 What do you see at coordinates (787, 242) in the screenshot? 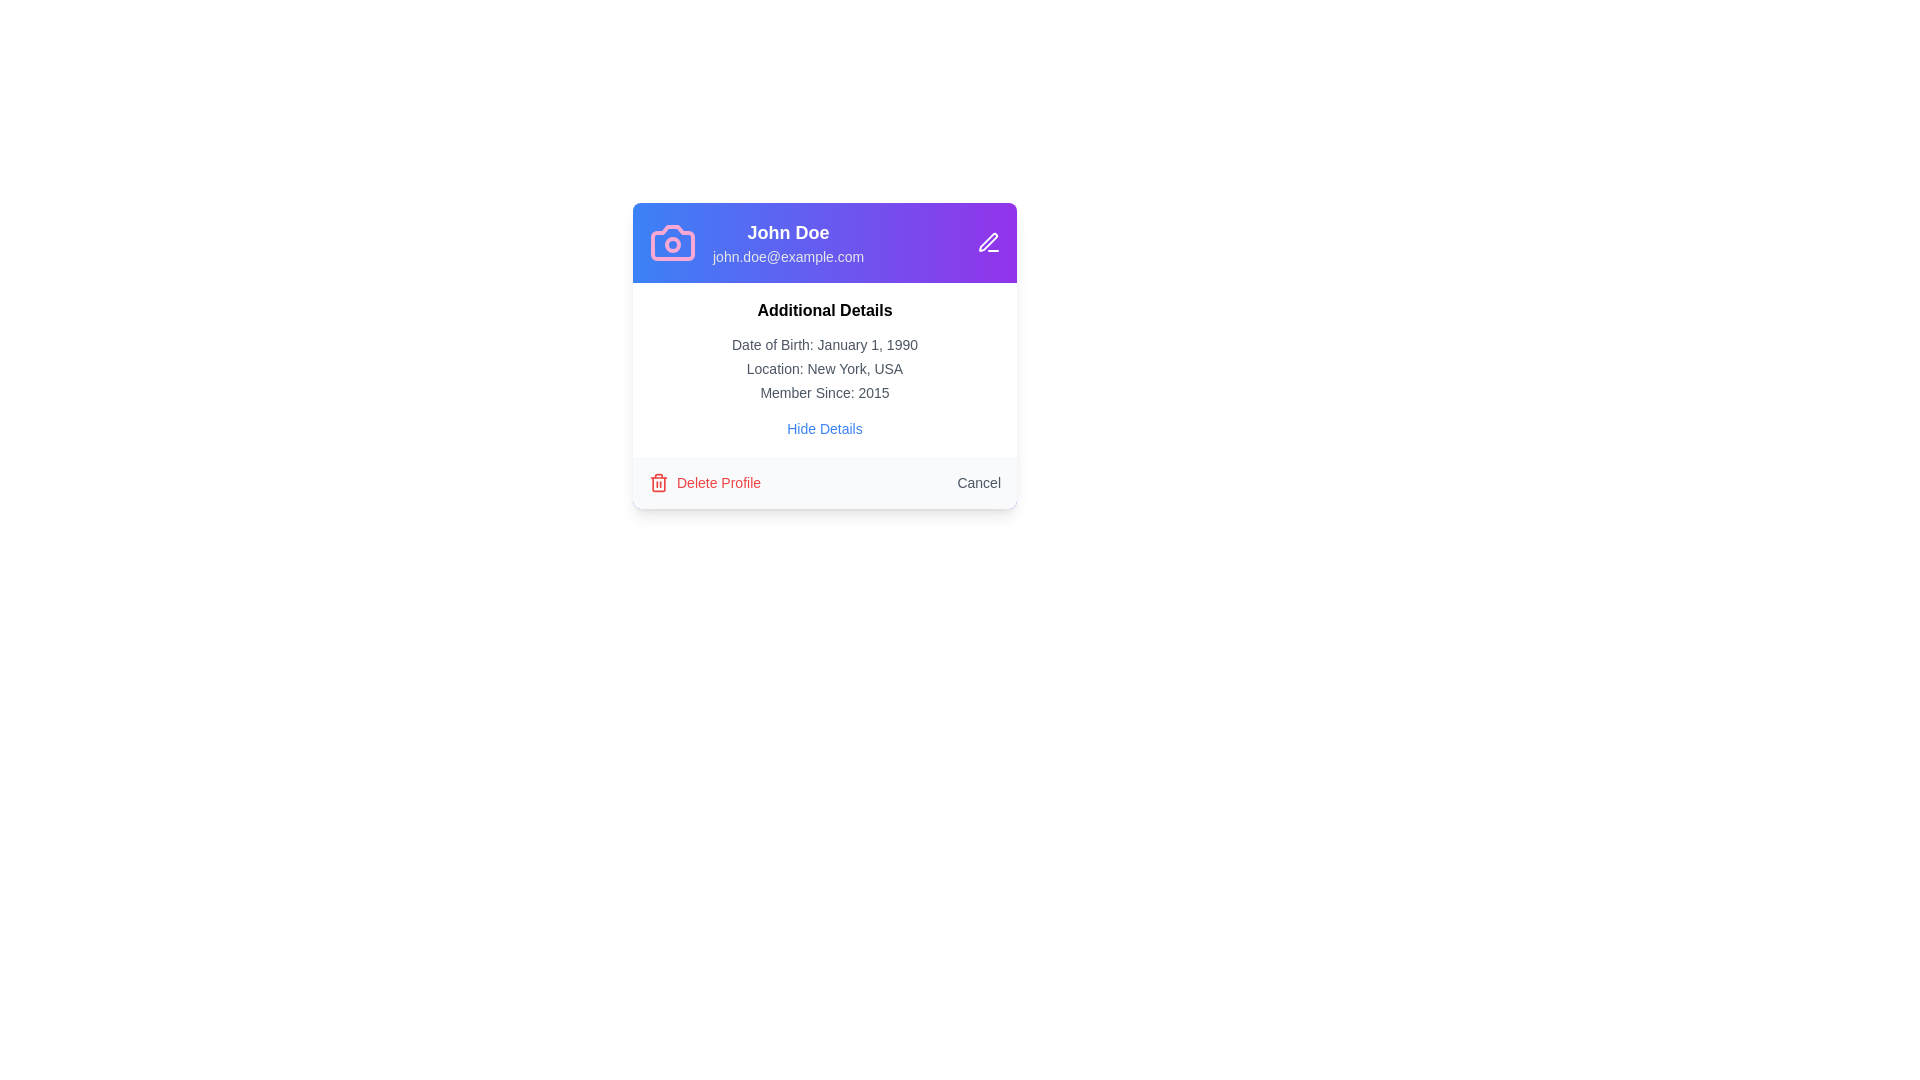
I see `the text display element showing user details, which includes the name 'John Doe' and the email 'john.doe@example.com', located near the top-left corner of the dialog box` at bounding box center [787, 242].